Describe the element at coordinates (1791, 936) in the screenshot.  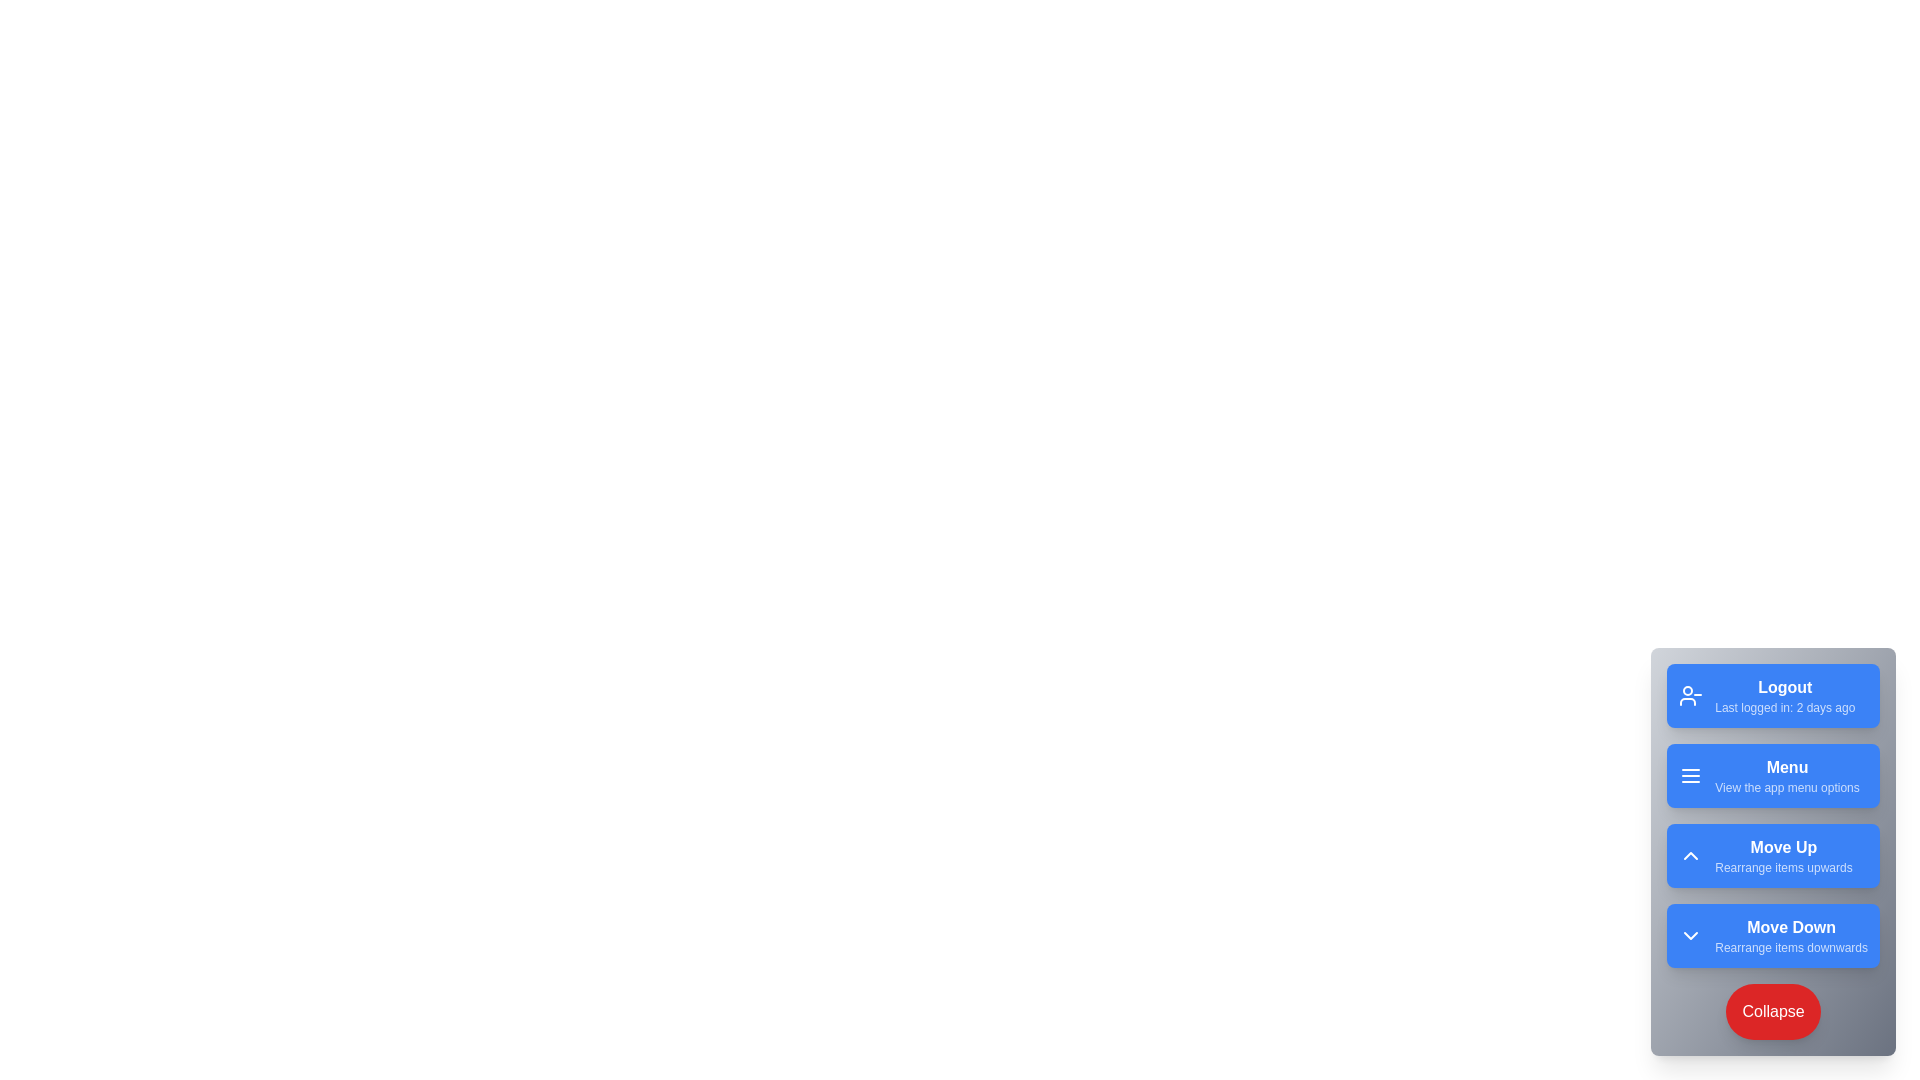
I see `the 'Move Down' button, which features a bold title and a subtitle, located in the lower section of a vertical menu with a bright blue background` at that location.